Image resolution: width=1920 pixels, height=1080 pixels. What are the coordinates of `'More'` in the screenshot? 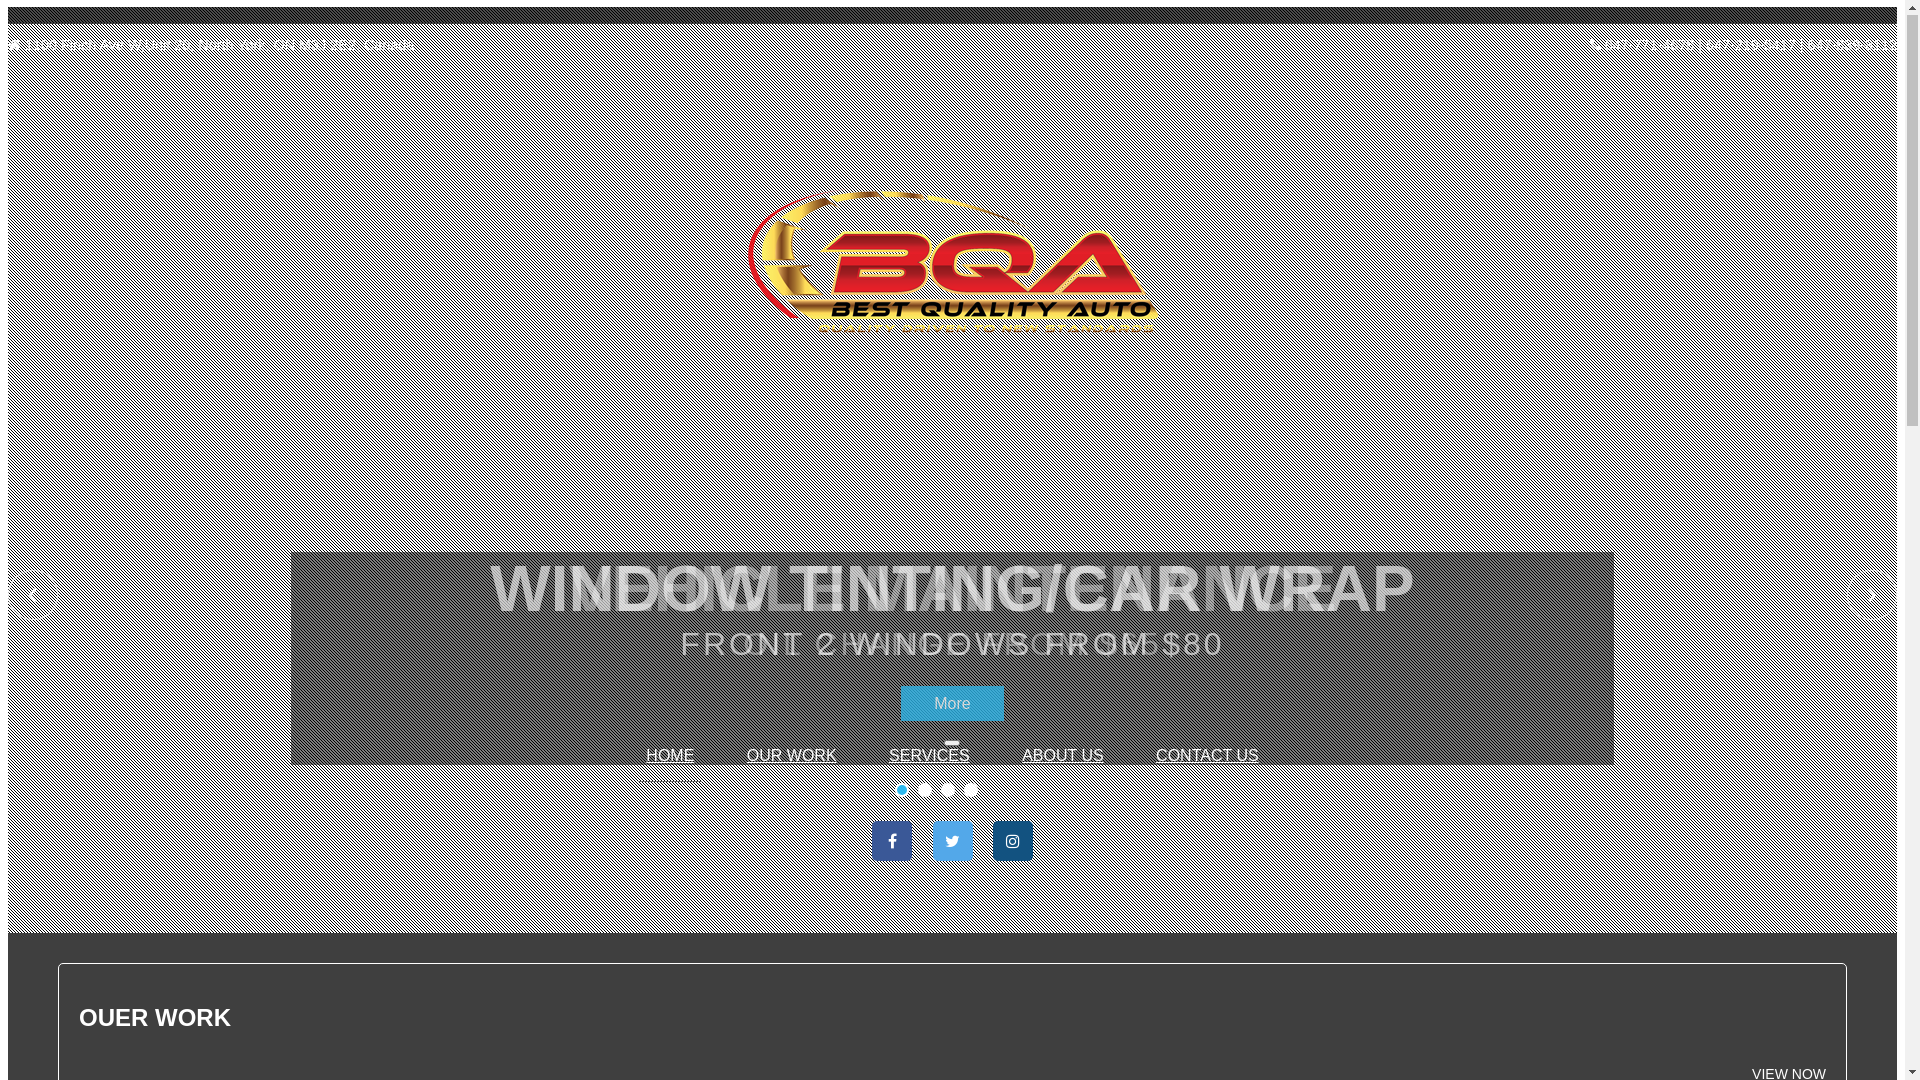 It's located at (950, 703).